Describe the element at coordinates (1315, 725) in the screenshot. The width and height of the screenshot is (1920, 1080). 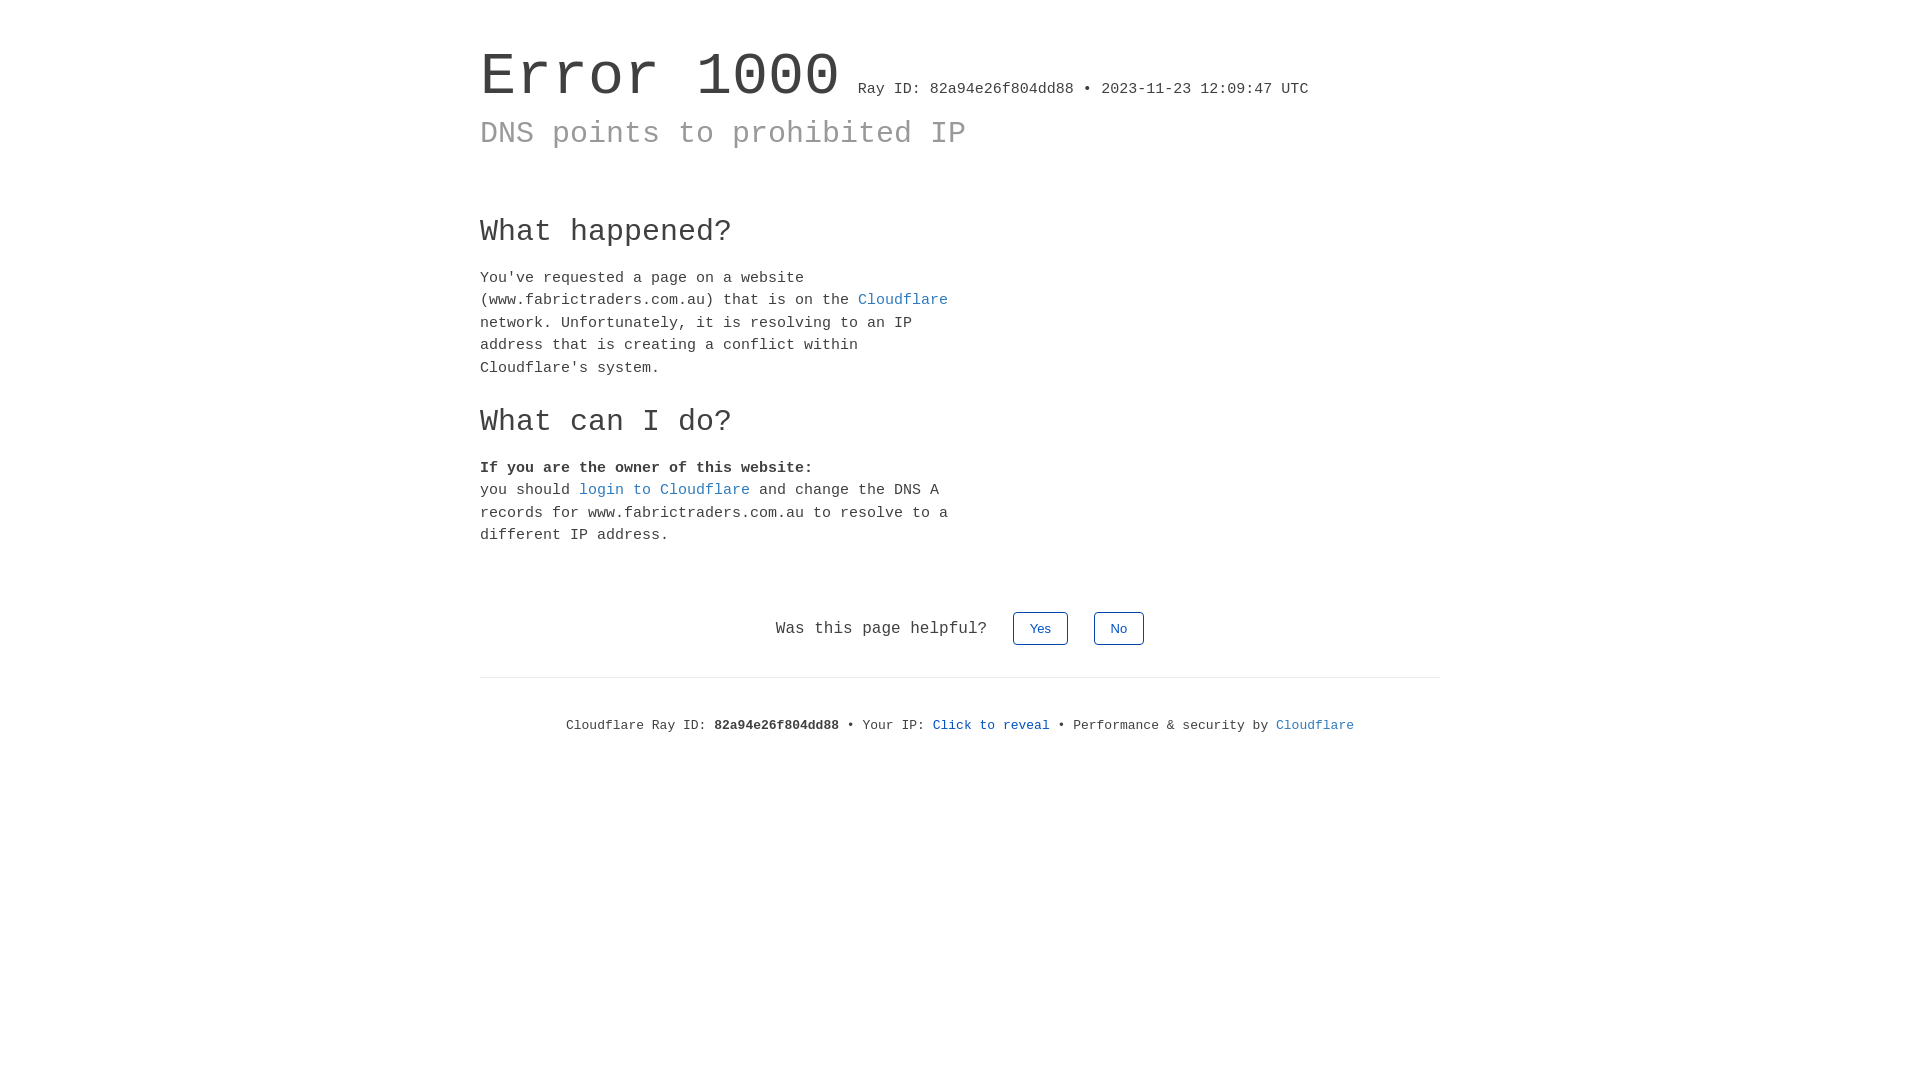
I see `'Cloudflare'` at that location.